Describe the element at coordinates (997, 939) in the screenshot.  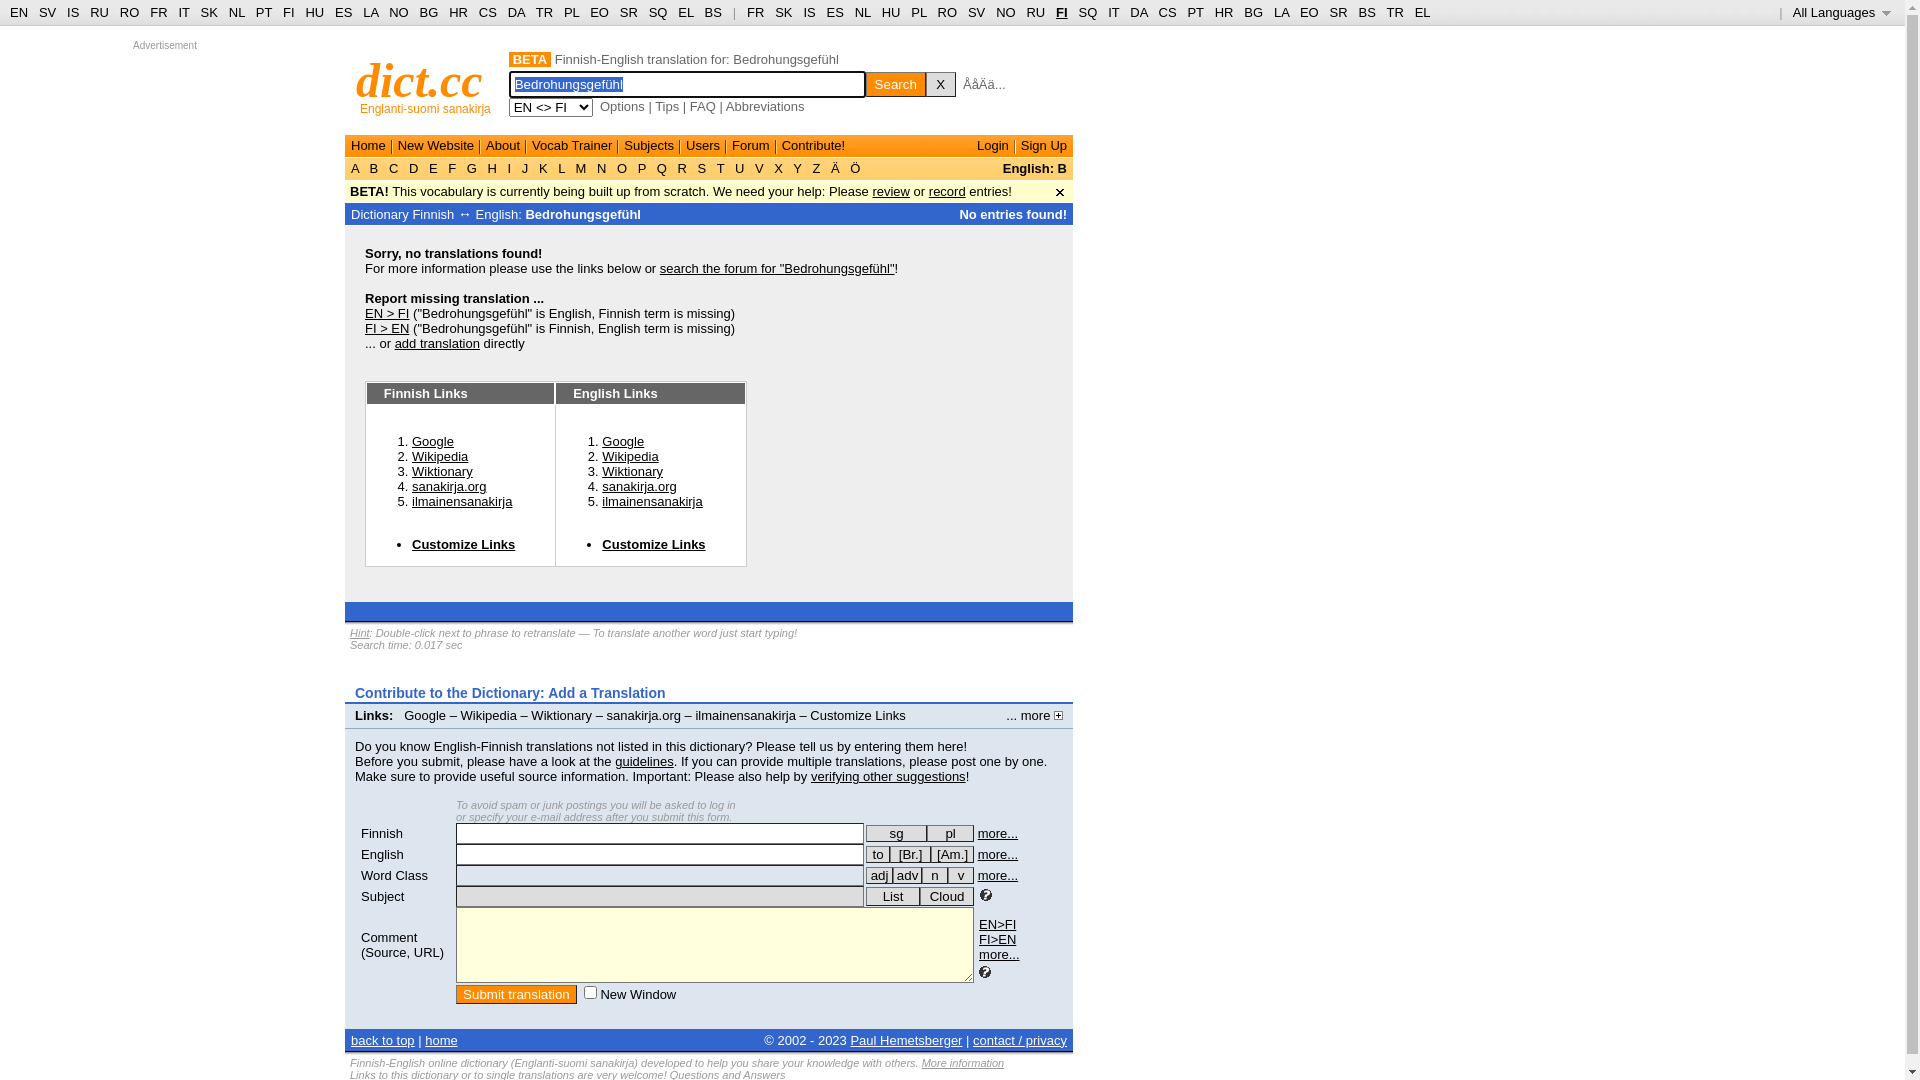
I see `'FI>EN'` at that location.